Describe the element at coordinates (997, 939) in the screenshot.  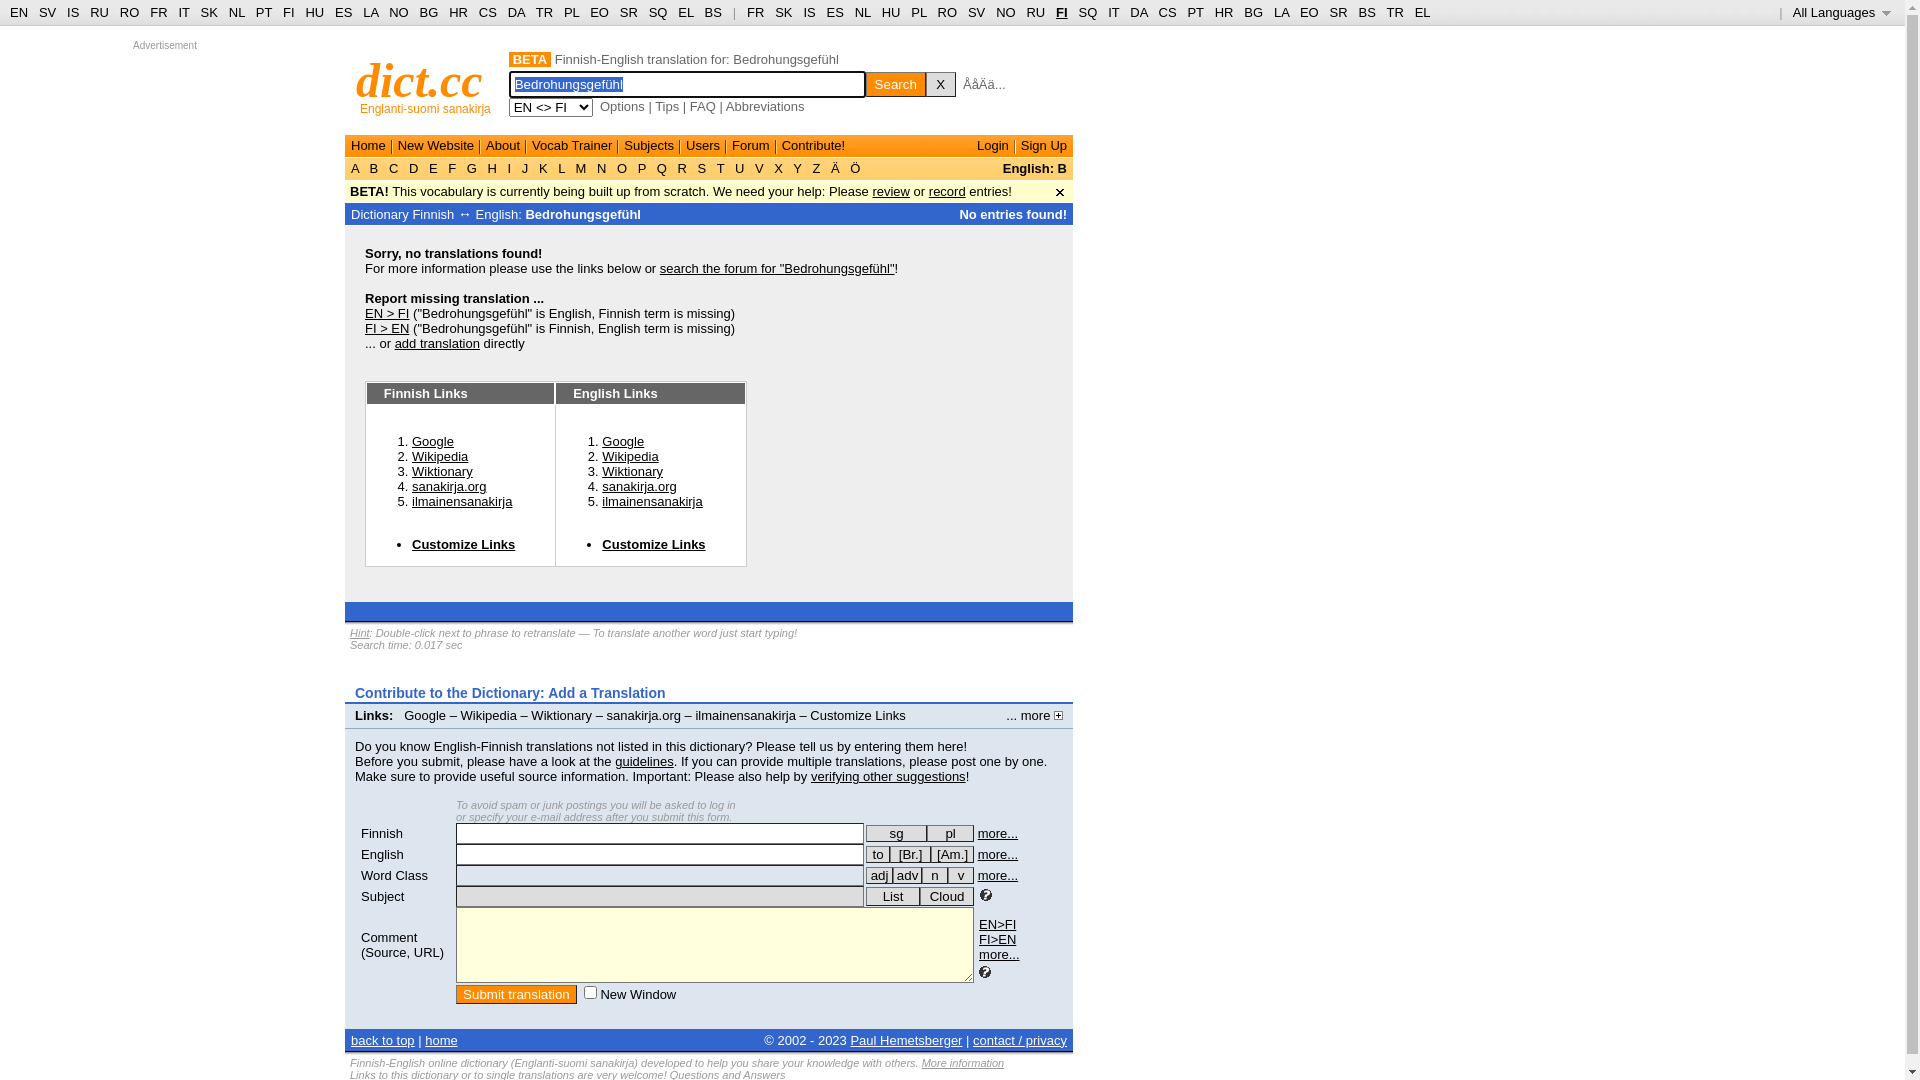
I see `'FI>EN'` at that location.